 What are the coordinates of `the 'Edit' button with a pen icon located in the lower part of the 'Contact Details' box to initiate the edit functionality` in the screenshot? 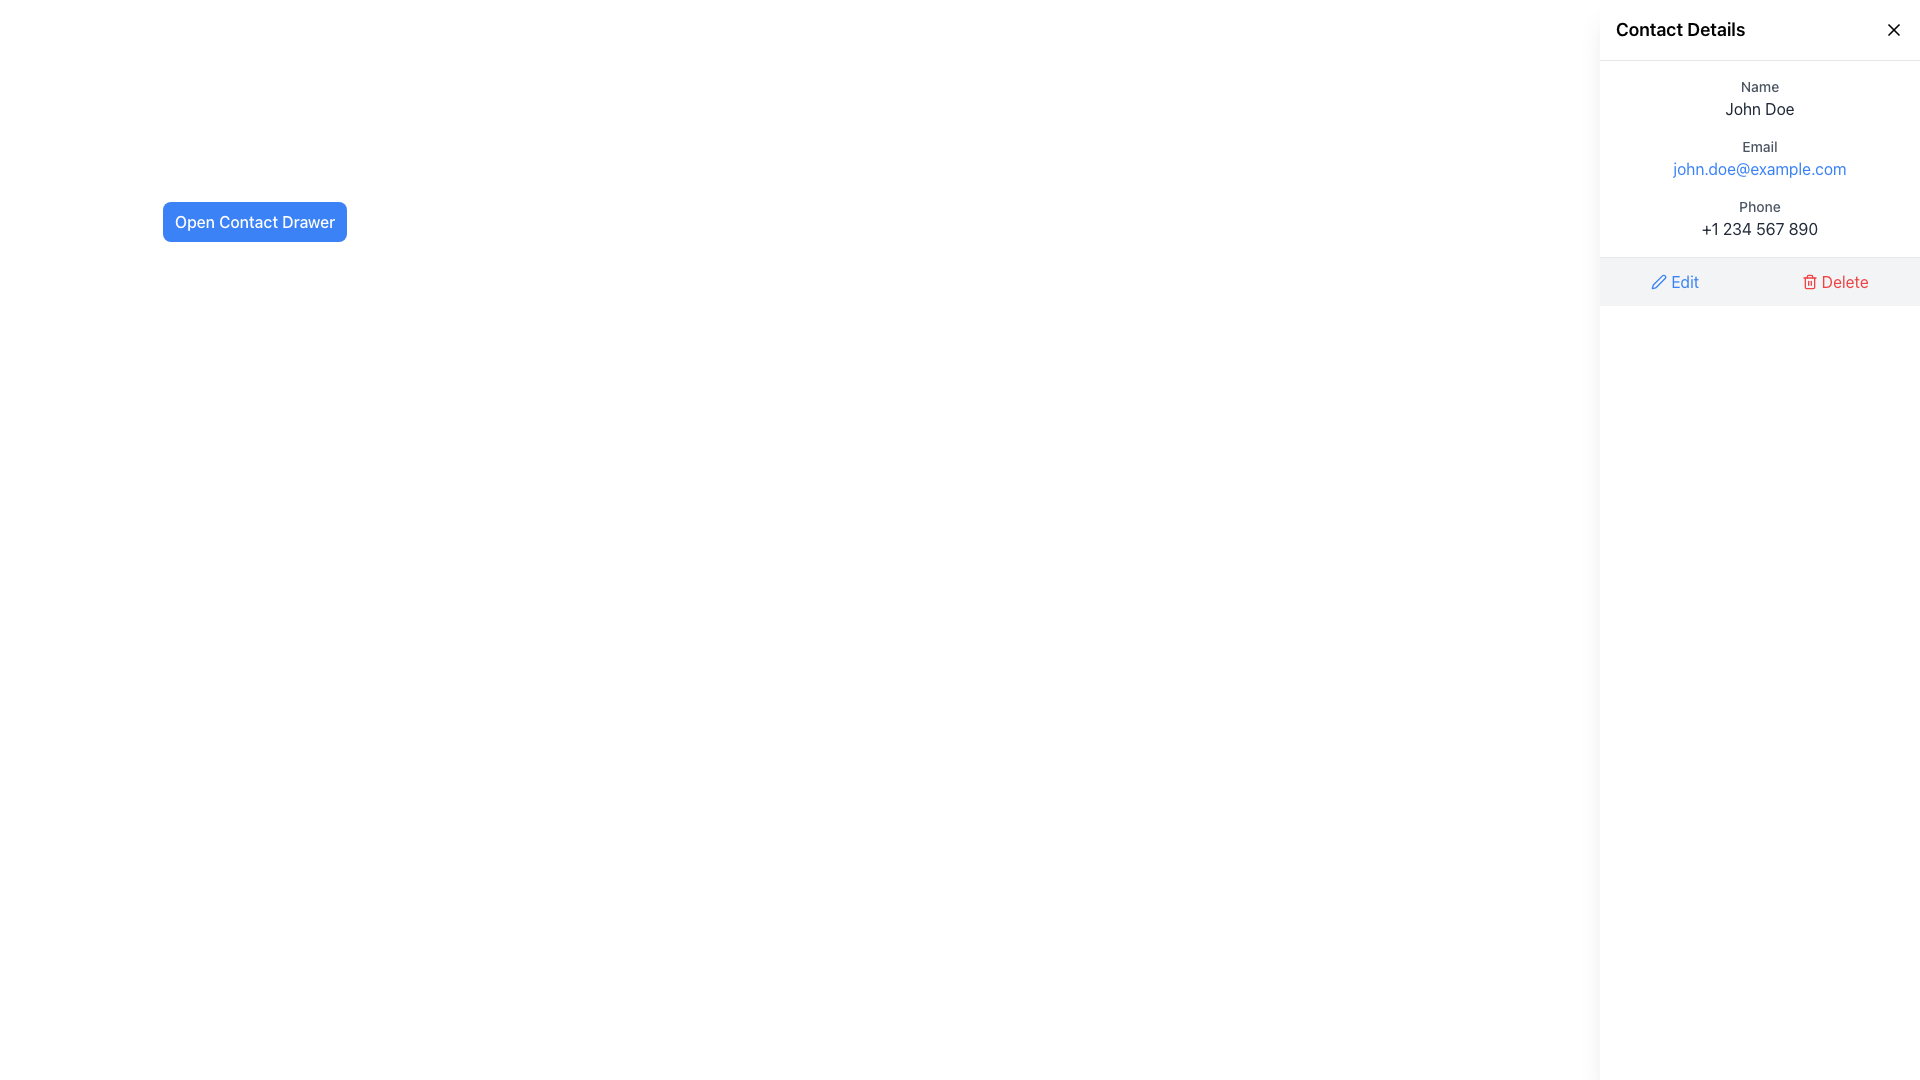 It's located at (1675, 281).